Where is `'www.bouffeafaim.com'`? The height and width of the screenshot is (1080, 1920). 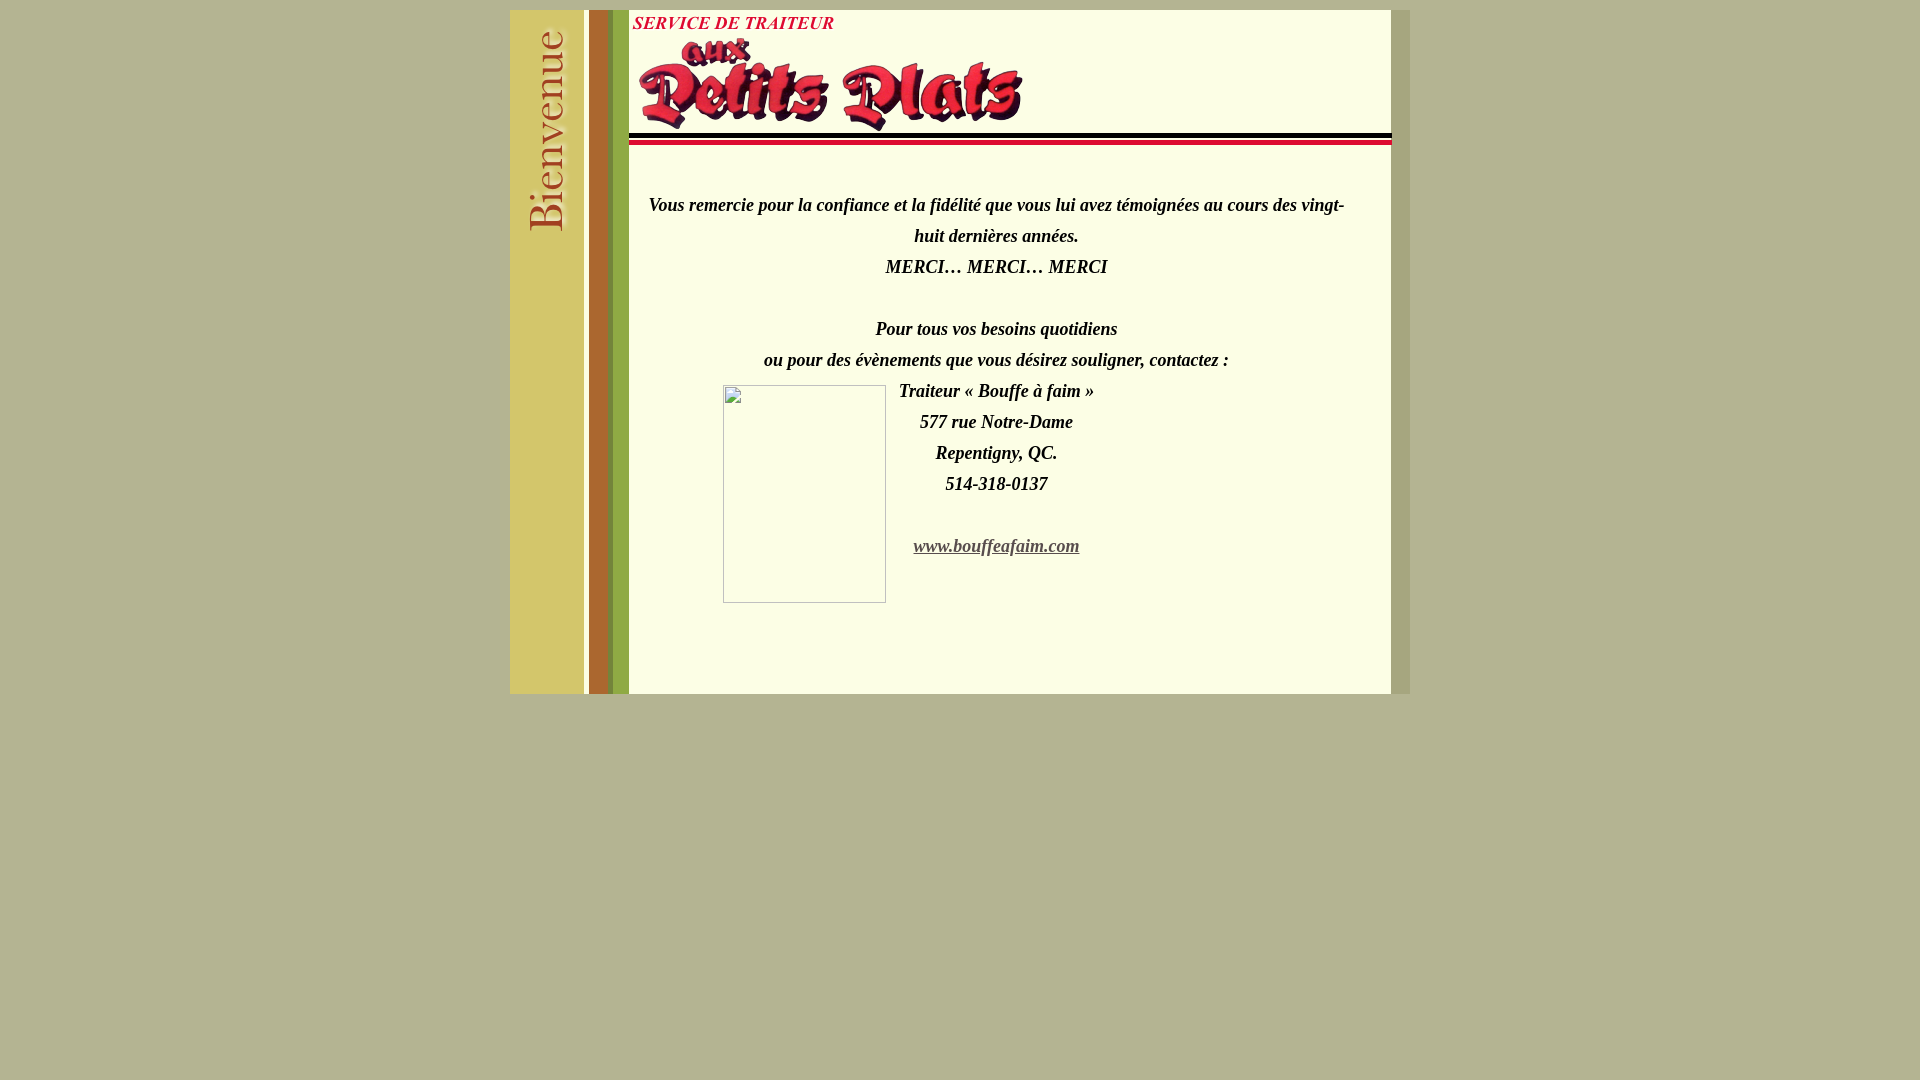
'www.bouffeafaim.com' is located at coordinates (997, 546).